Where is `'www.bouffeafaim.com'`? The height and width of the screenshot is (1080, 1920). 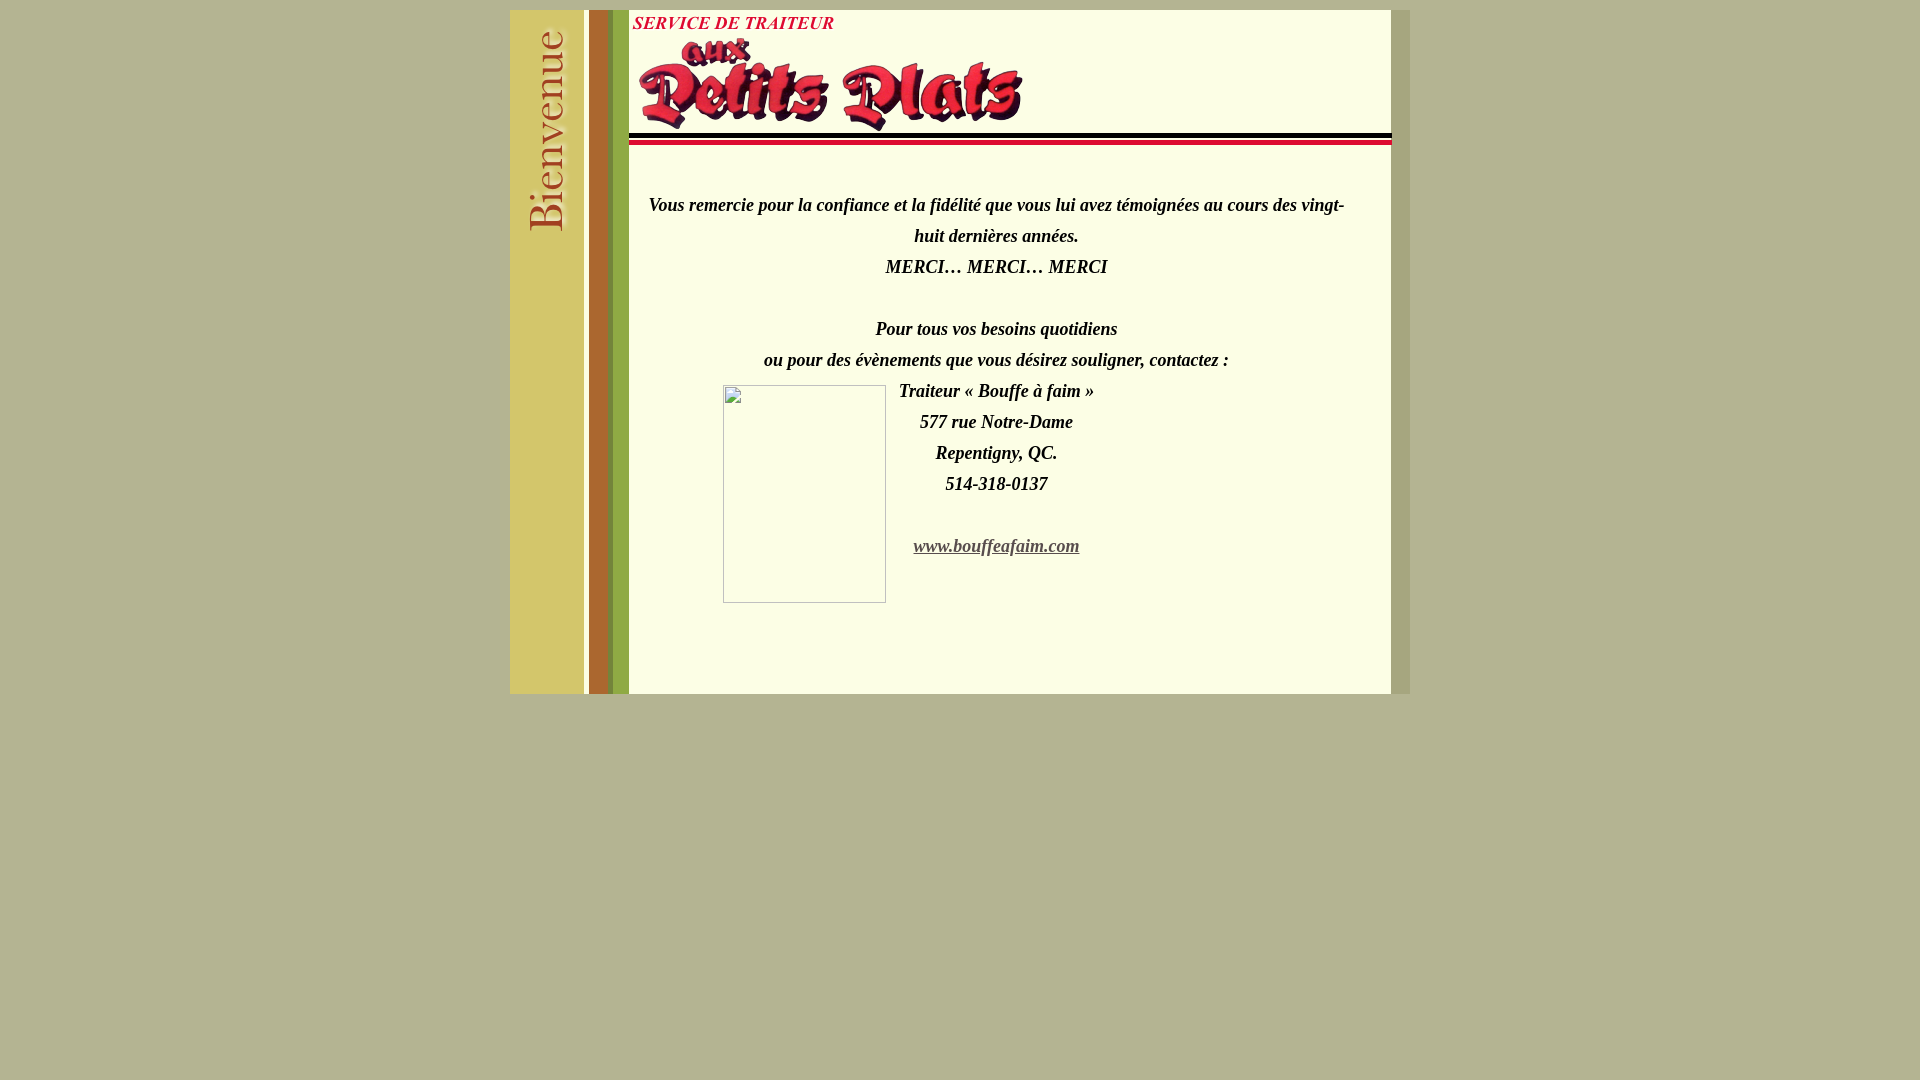
'www.bouffeafaim.com' is located at coordinates (997, 546).